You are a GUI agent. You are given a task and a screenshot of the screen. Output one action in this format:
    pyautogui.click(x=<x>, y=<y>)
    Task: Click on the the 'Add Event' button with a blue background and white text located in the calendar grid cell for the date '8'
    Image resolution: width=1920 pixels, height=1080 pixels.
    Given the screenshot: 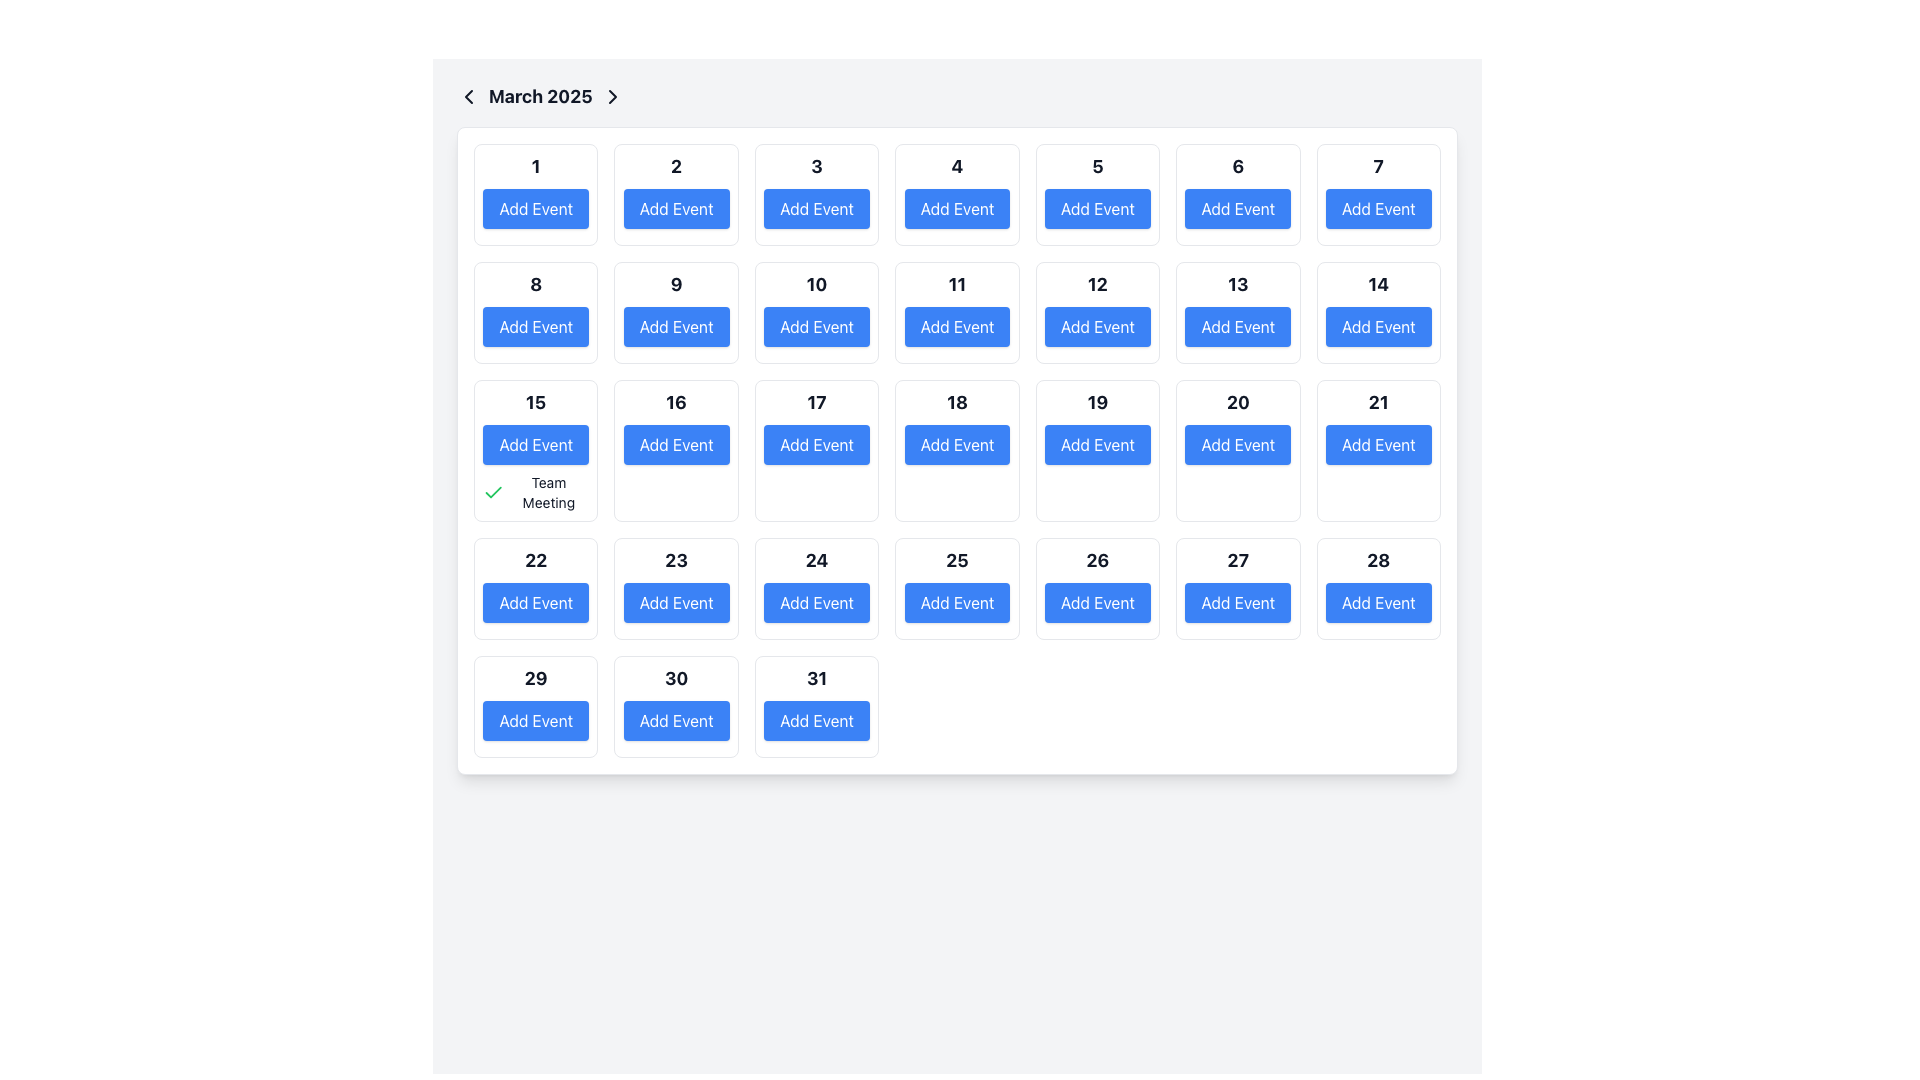 What is the action you would take?
    pyautogui.click(x=536, y=326)
    